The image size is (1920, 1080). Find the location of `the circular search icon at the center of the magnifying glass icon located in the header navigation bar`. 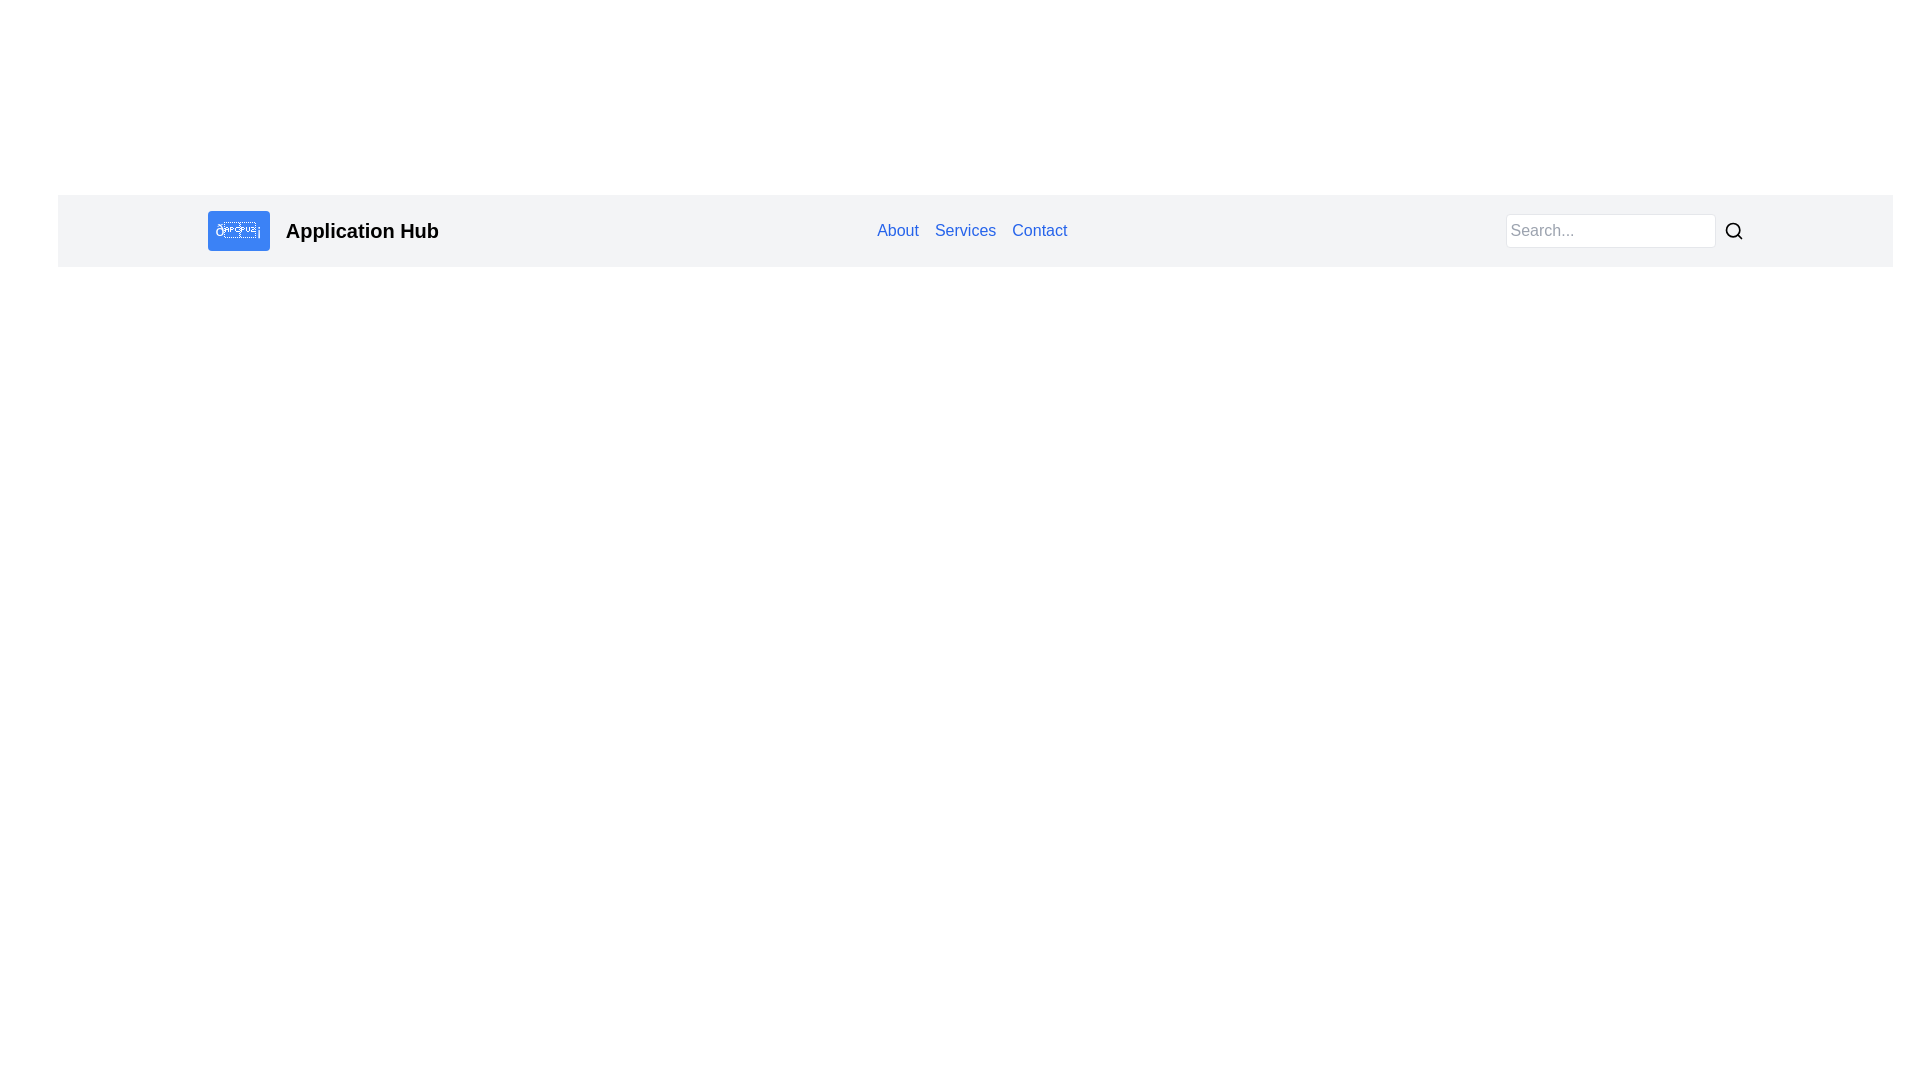

the circular search icon at the center of the magnifying glass icon located in the header navigation bar is located at coordinates (1731, 229).